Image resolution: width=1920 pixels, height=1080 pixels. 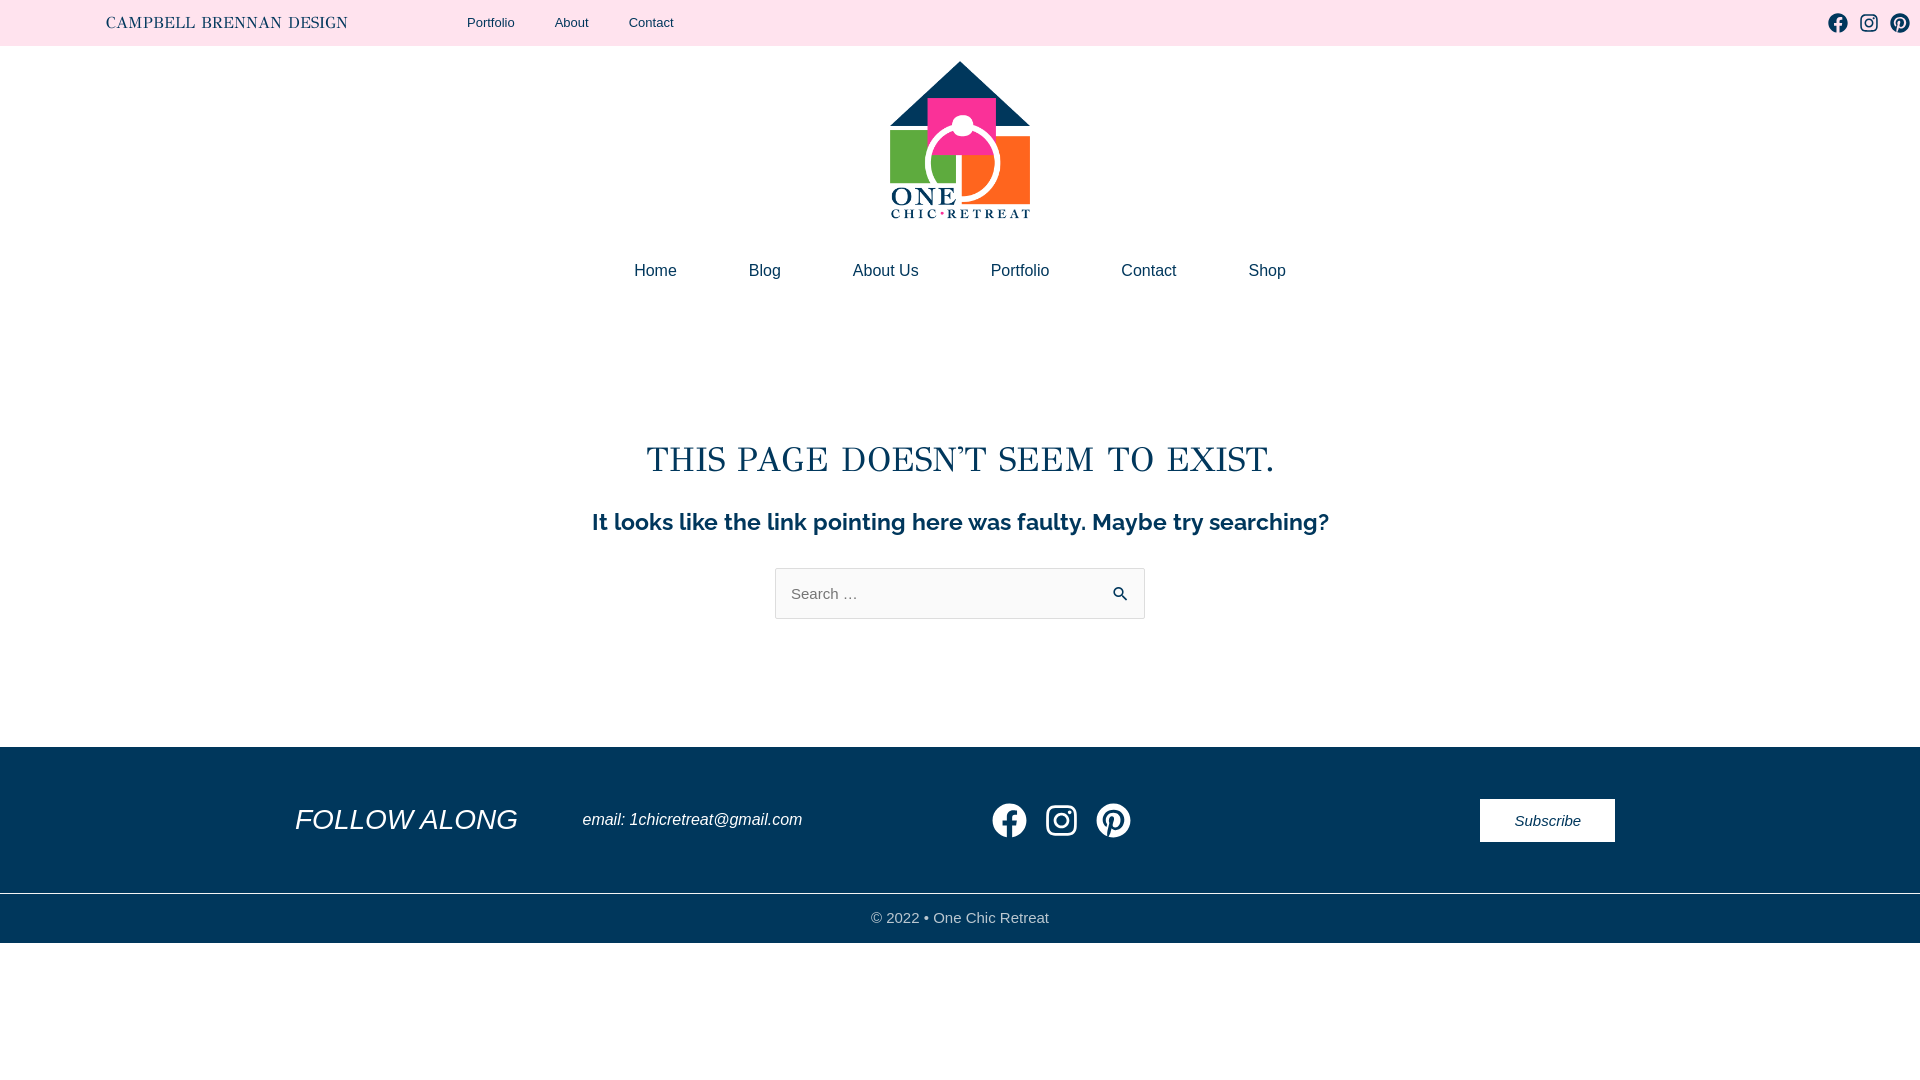 What do you see at coordinates (763, 270) in the screenshot?
I see `'Blog'` at bounding box center [763, 270].